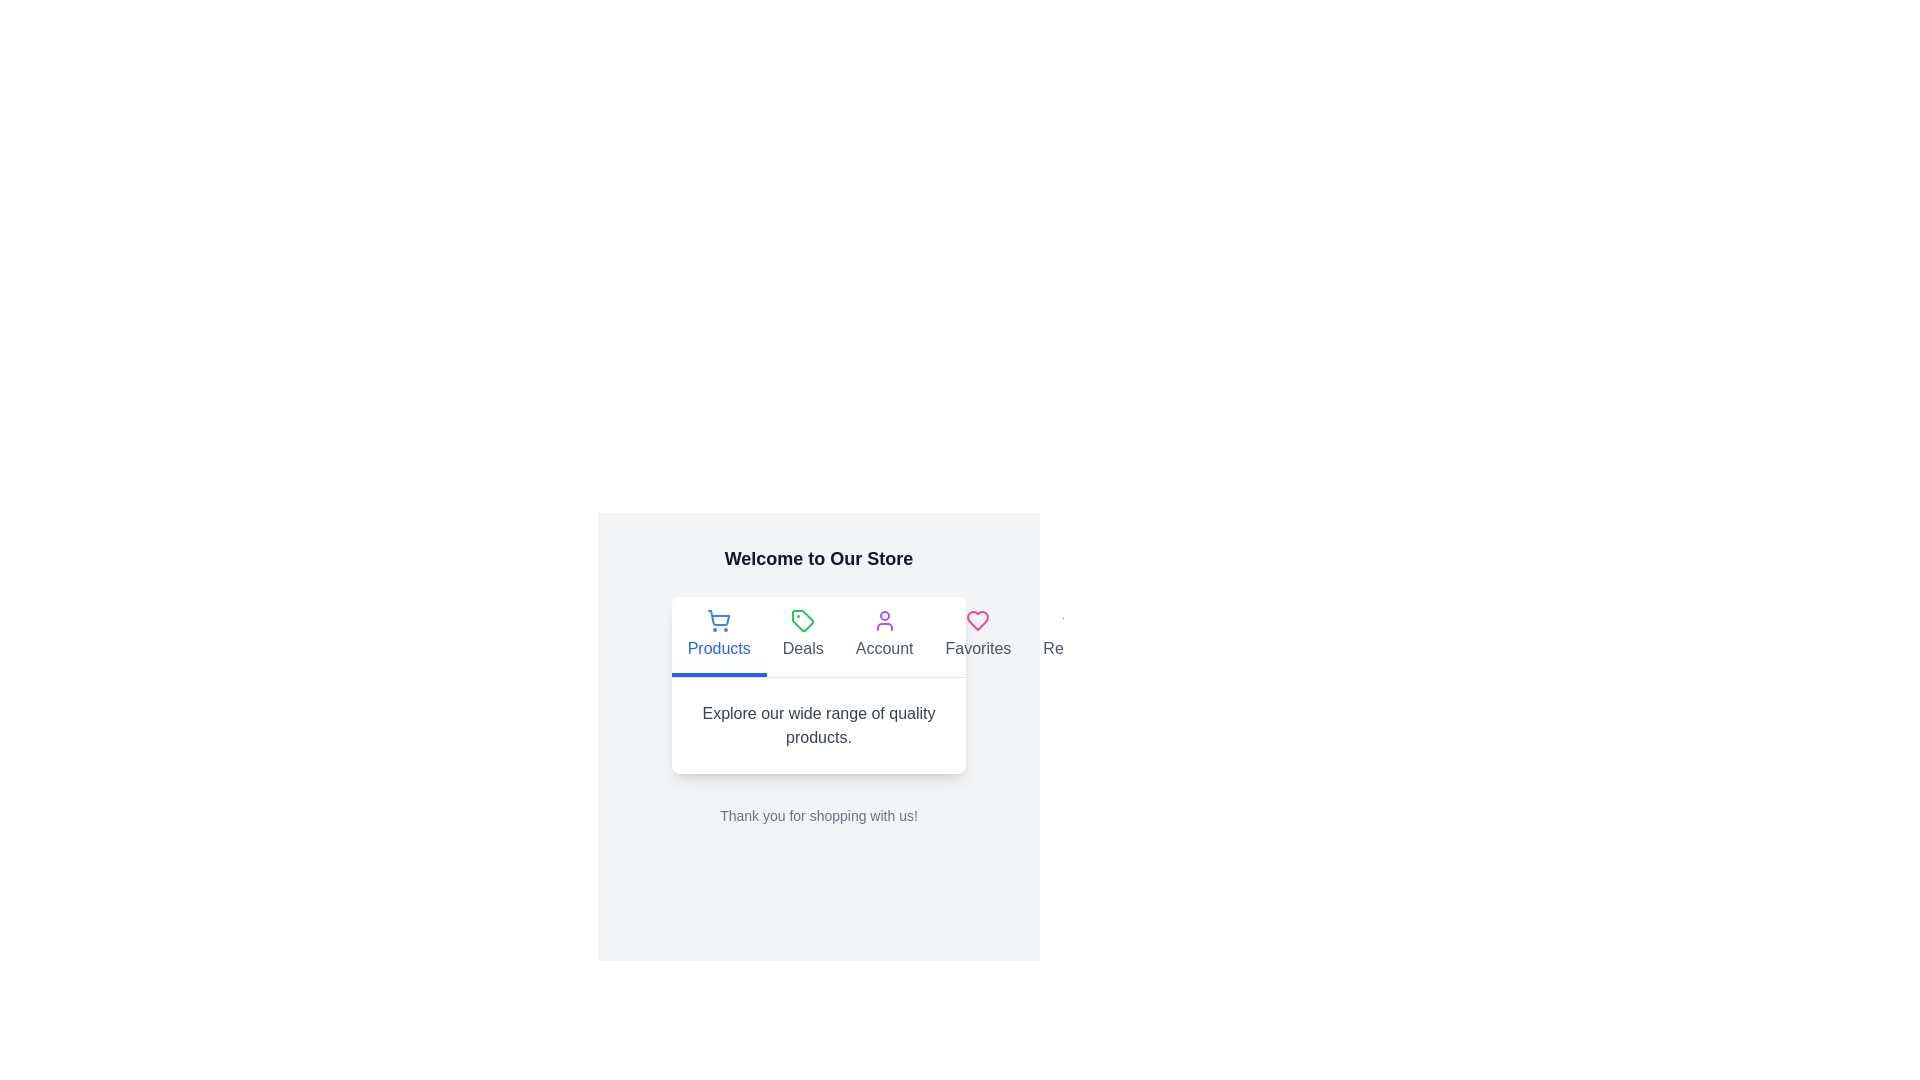  What do you see at coordinates (803, 620) in the screenshot?
I see `the green tag icon located in the navigation menu under the 'Deals' label` at bounding box center [803, 620].